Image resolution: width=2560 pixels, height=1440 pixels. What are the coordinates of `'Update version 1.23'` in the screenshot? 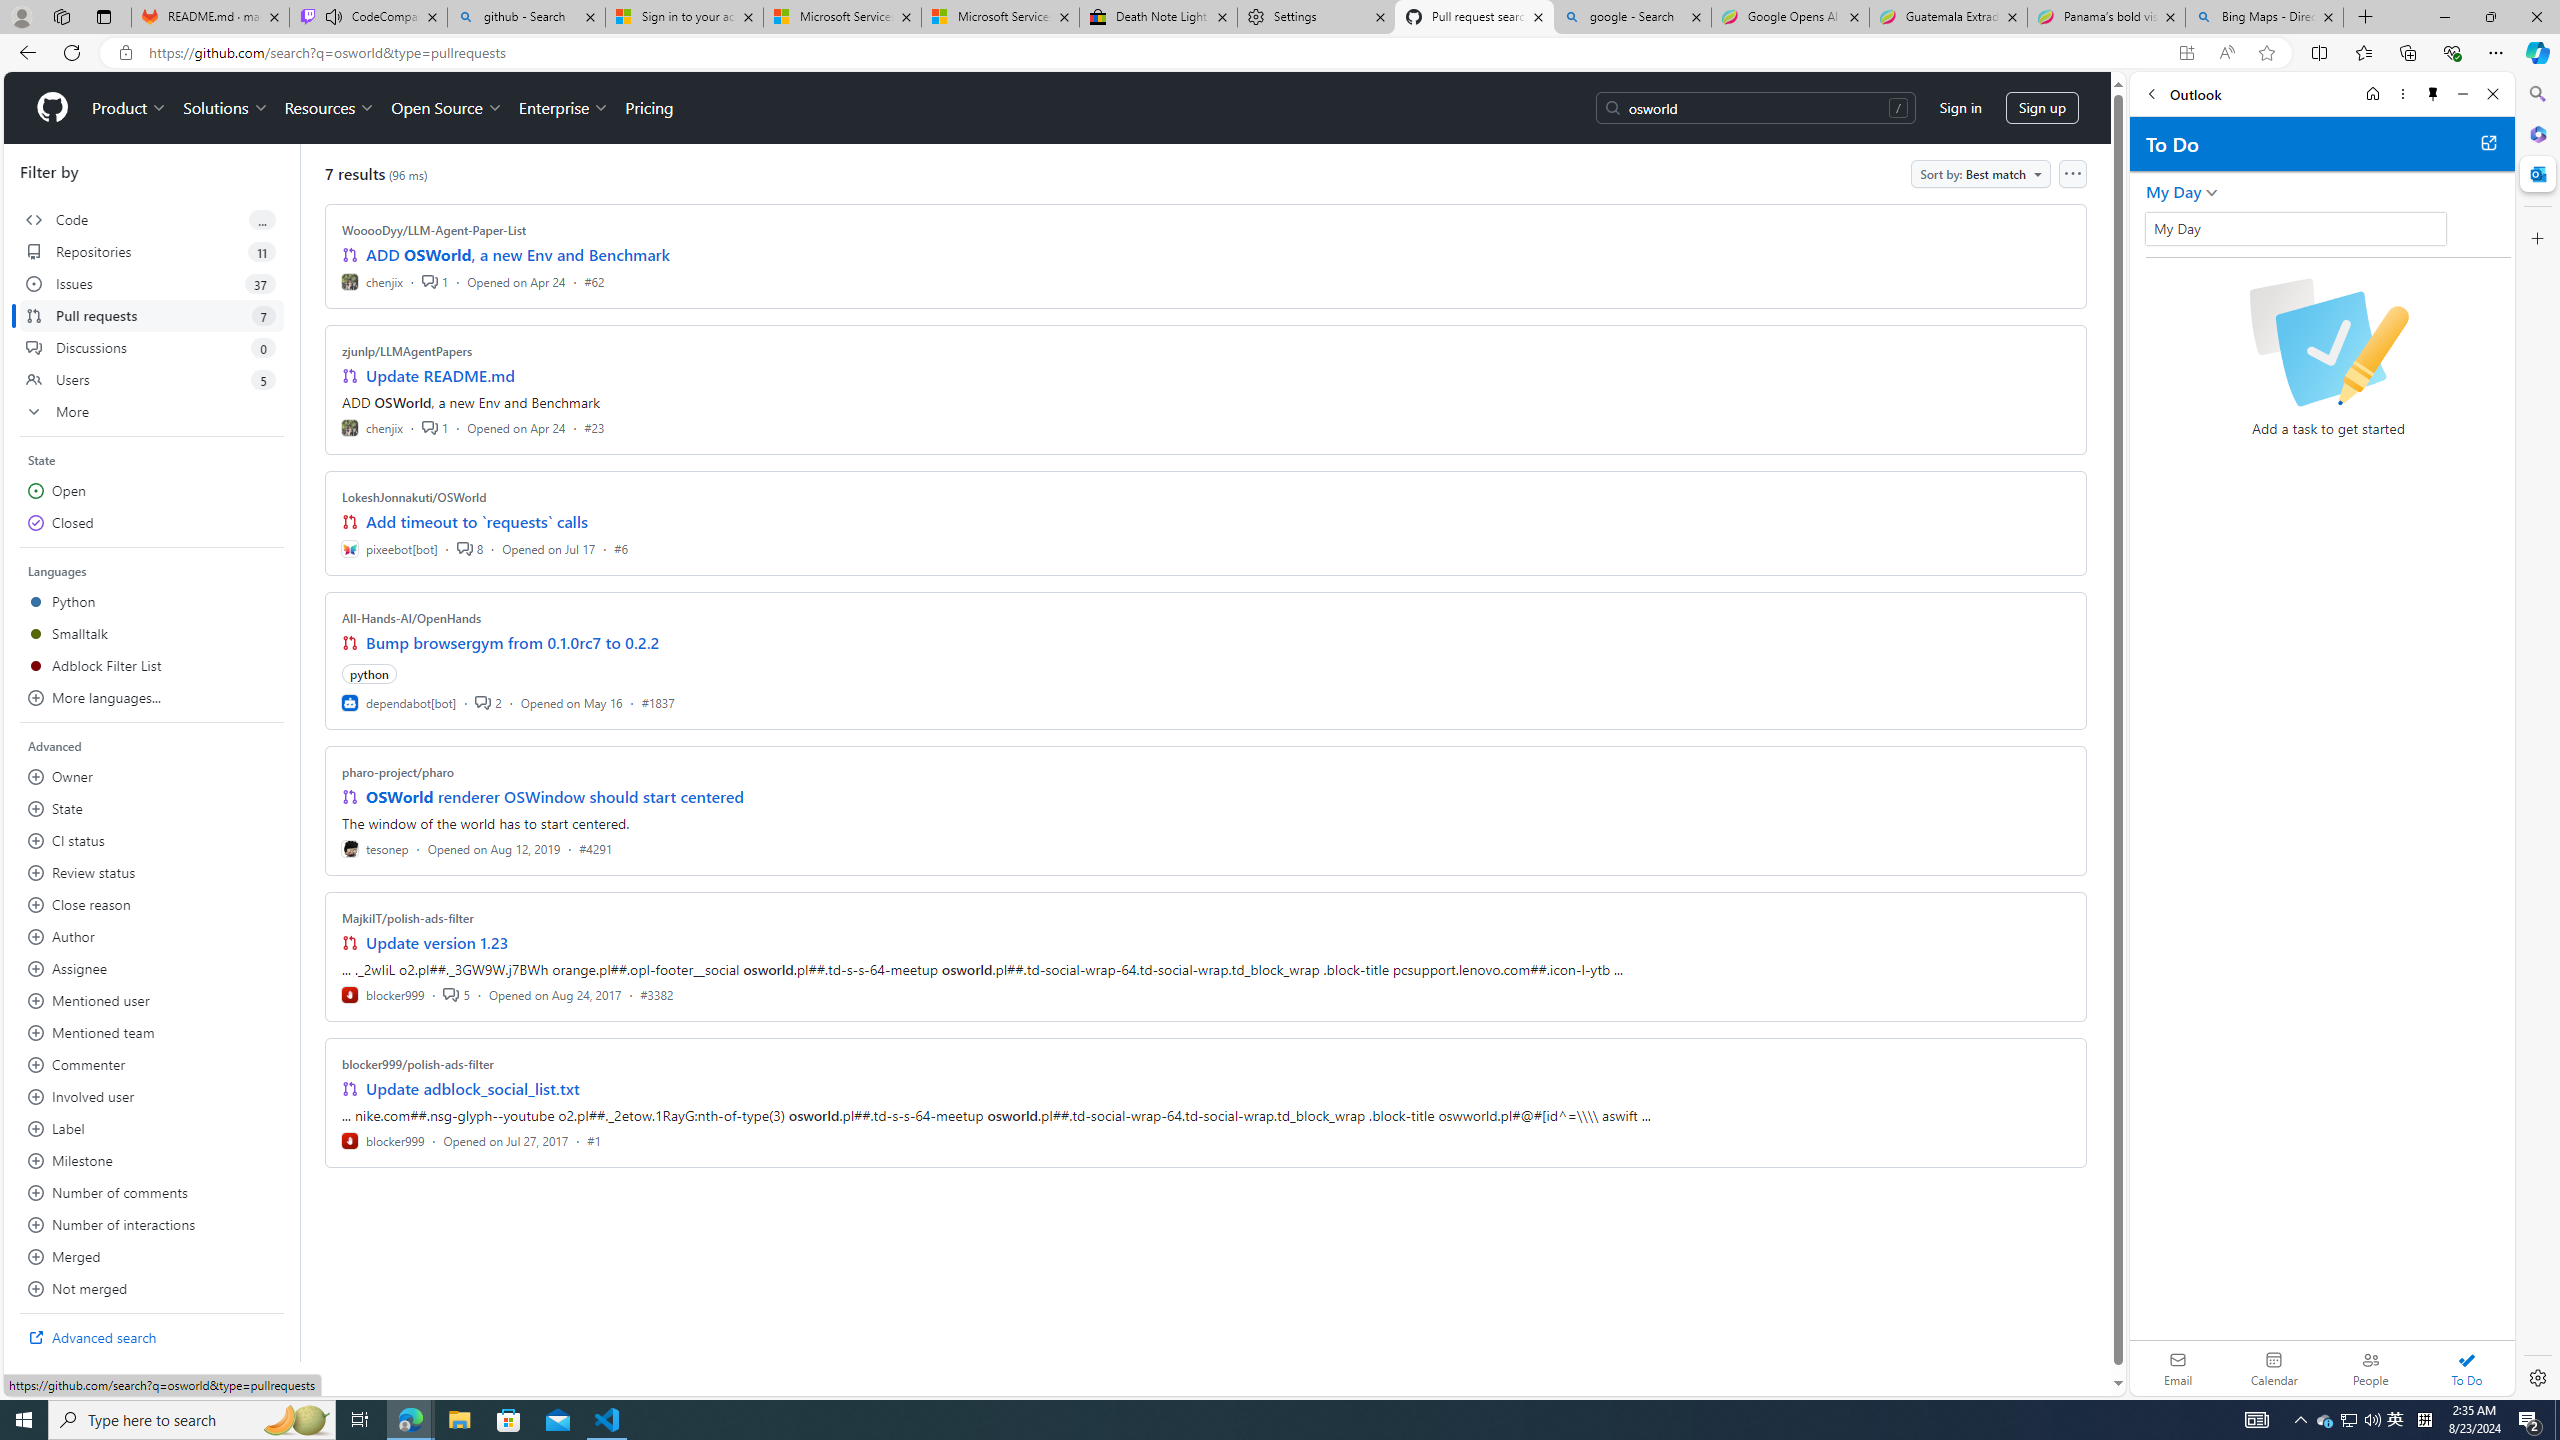 It's located at (436, 942).